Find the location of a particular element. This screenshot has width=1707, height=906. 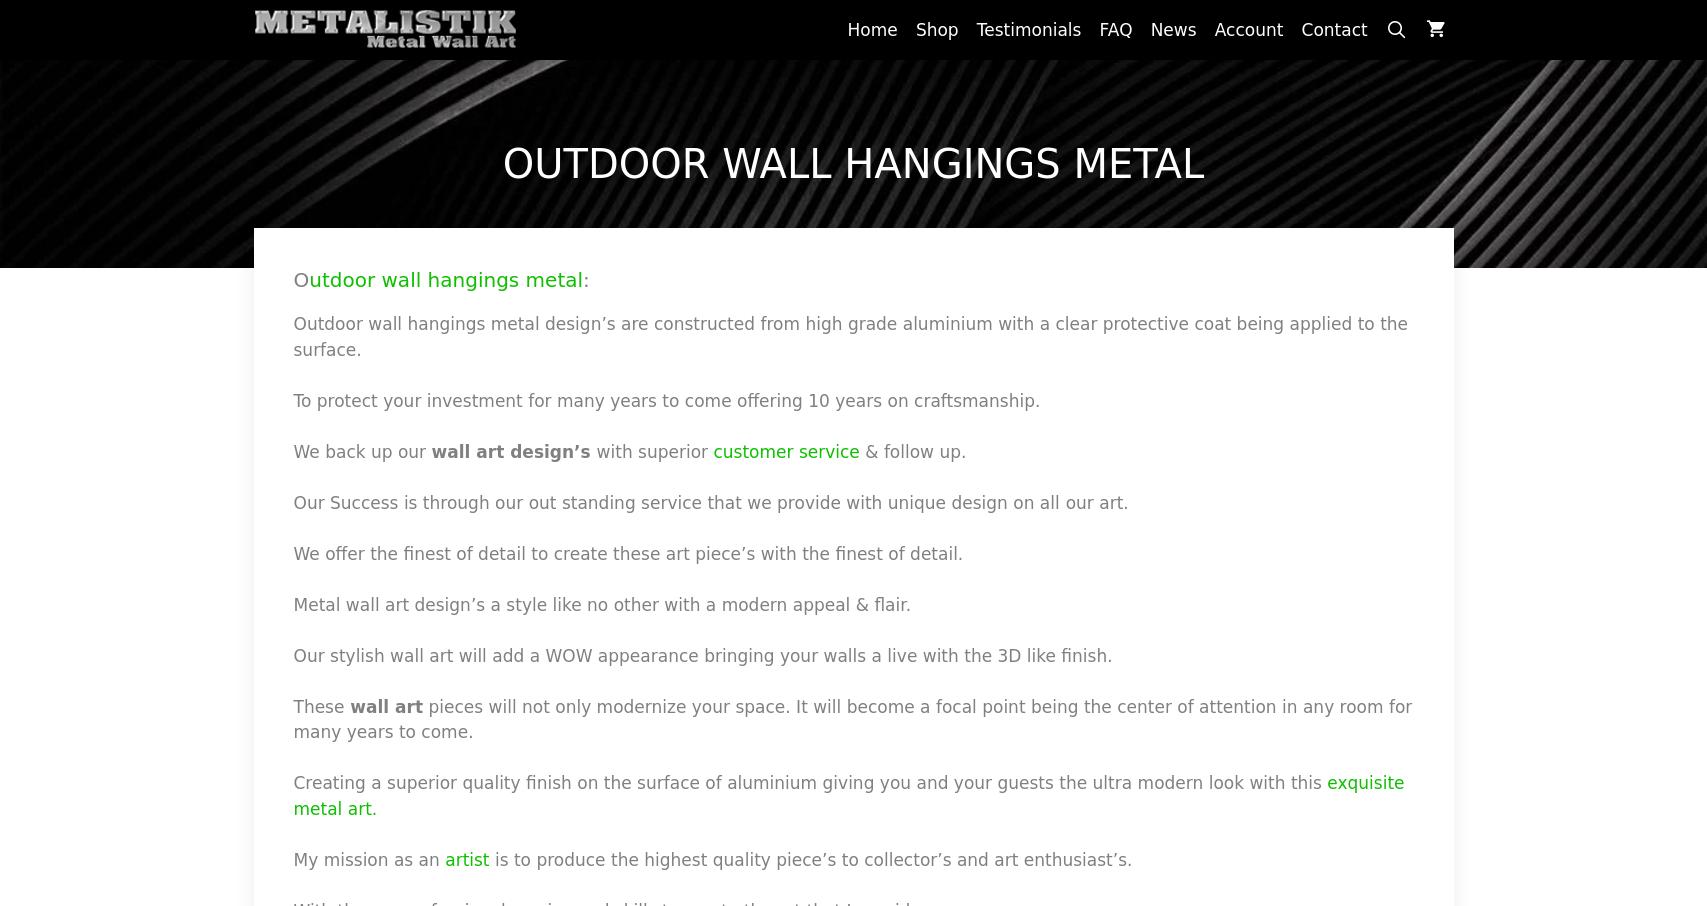

'Outdoor wall hangings metal' is located at coordinates (852, 163).